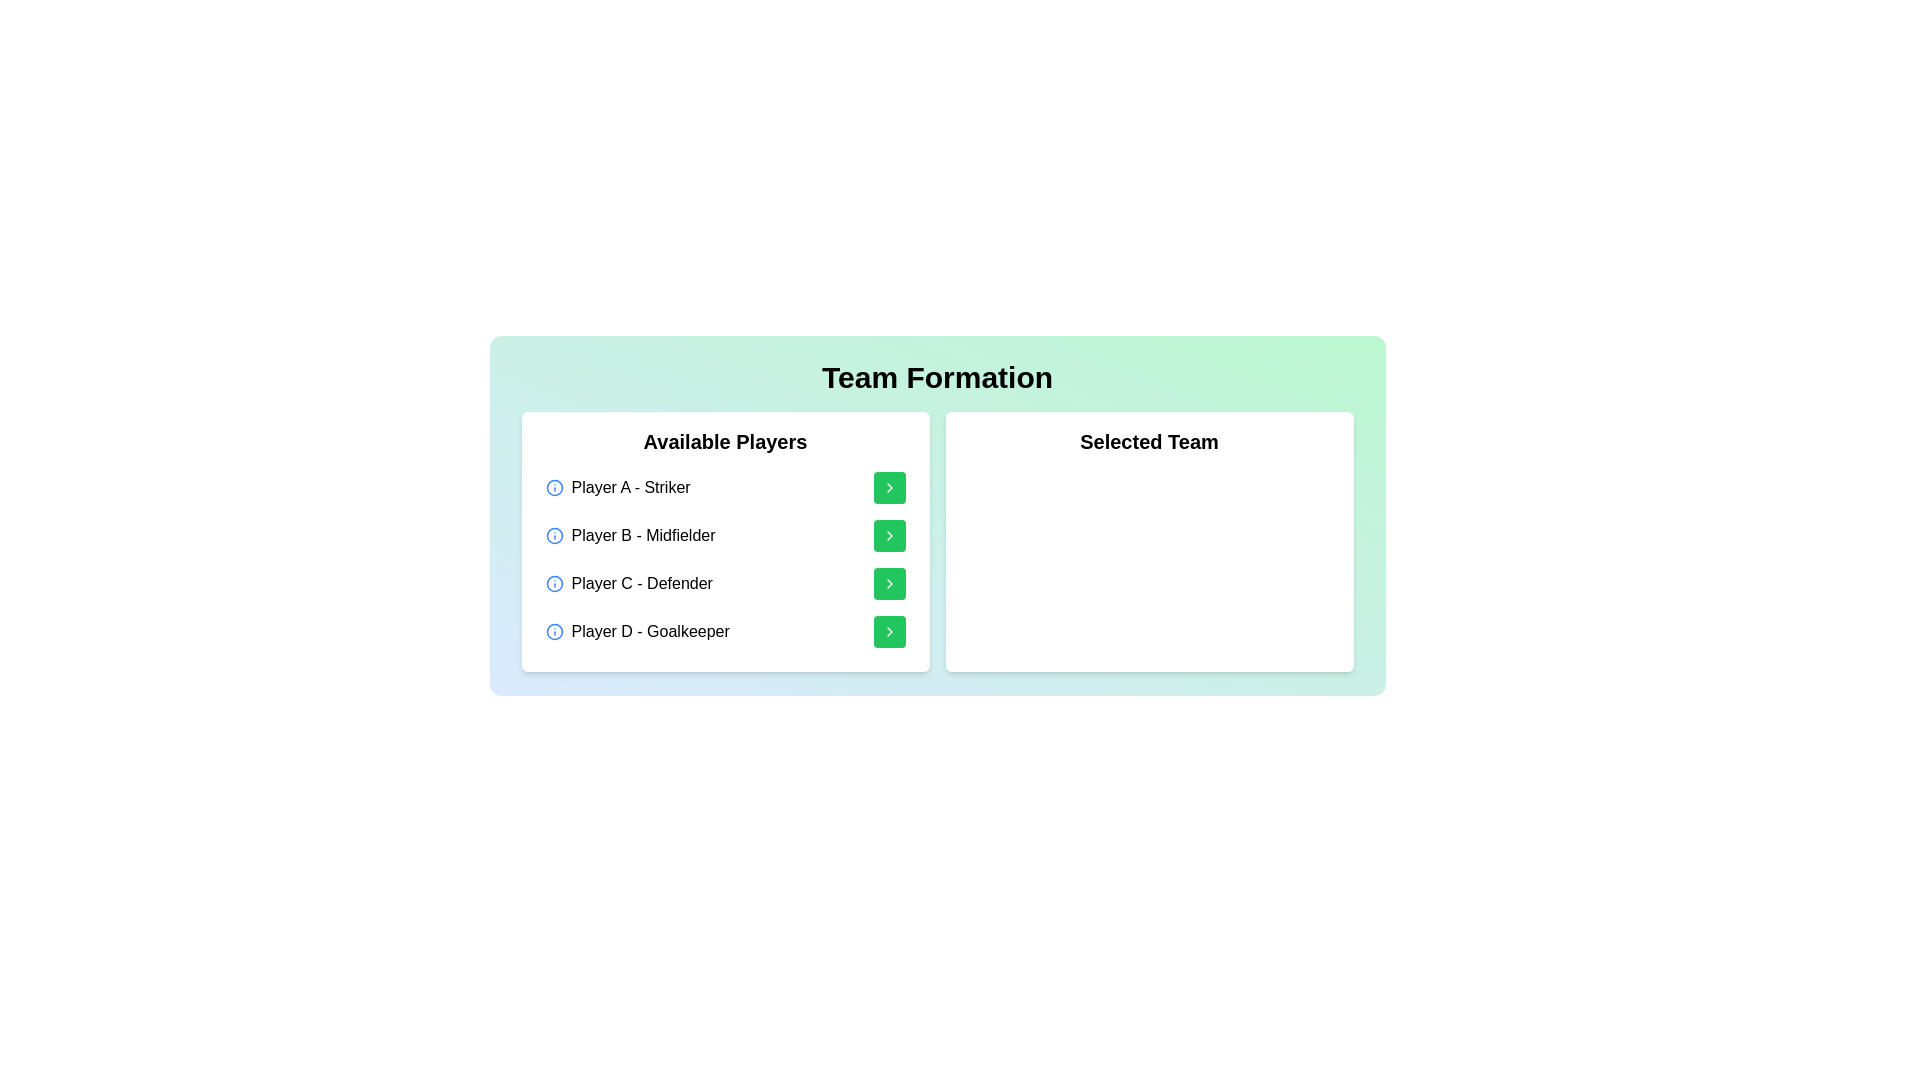 Image resolution: width=1920 pixels, height=1080 pixels. I want to click on the 'Available Players' header to inspect the list of players, so click(724, 445).